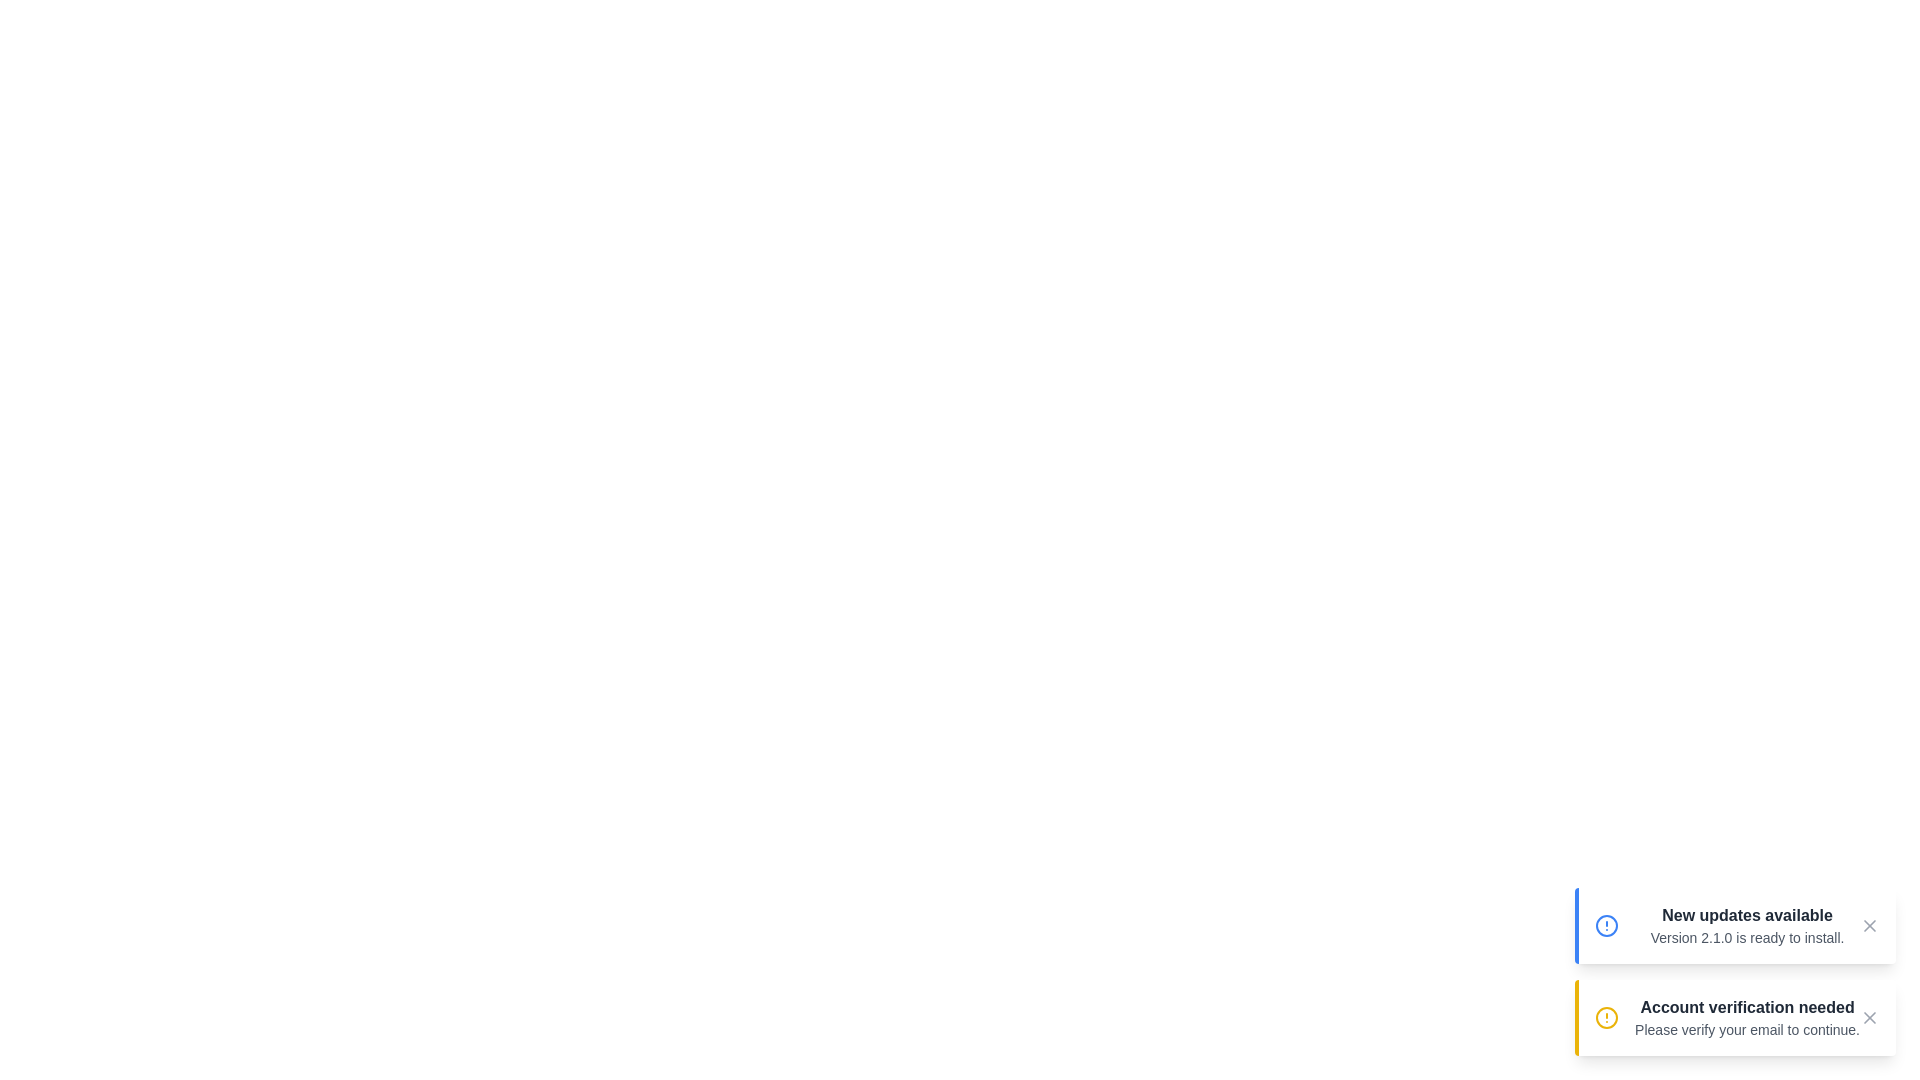 The width and height of the screenshot is (1920, 1080). Describe the element at coordinates (1734, 1018) in the screenshot. I see `the notification Account verification needed` at that location.